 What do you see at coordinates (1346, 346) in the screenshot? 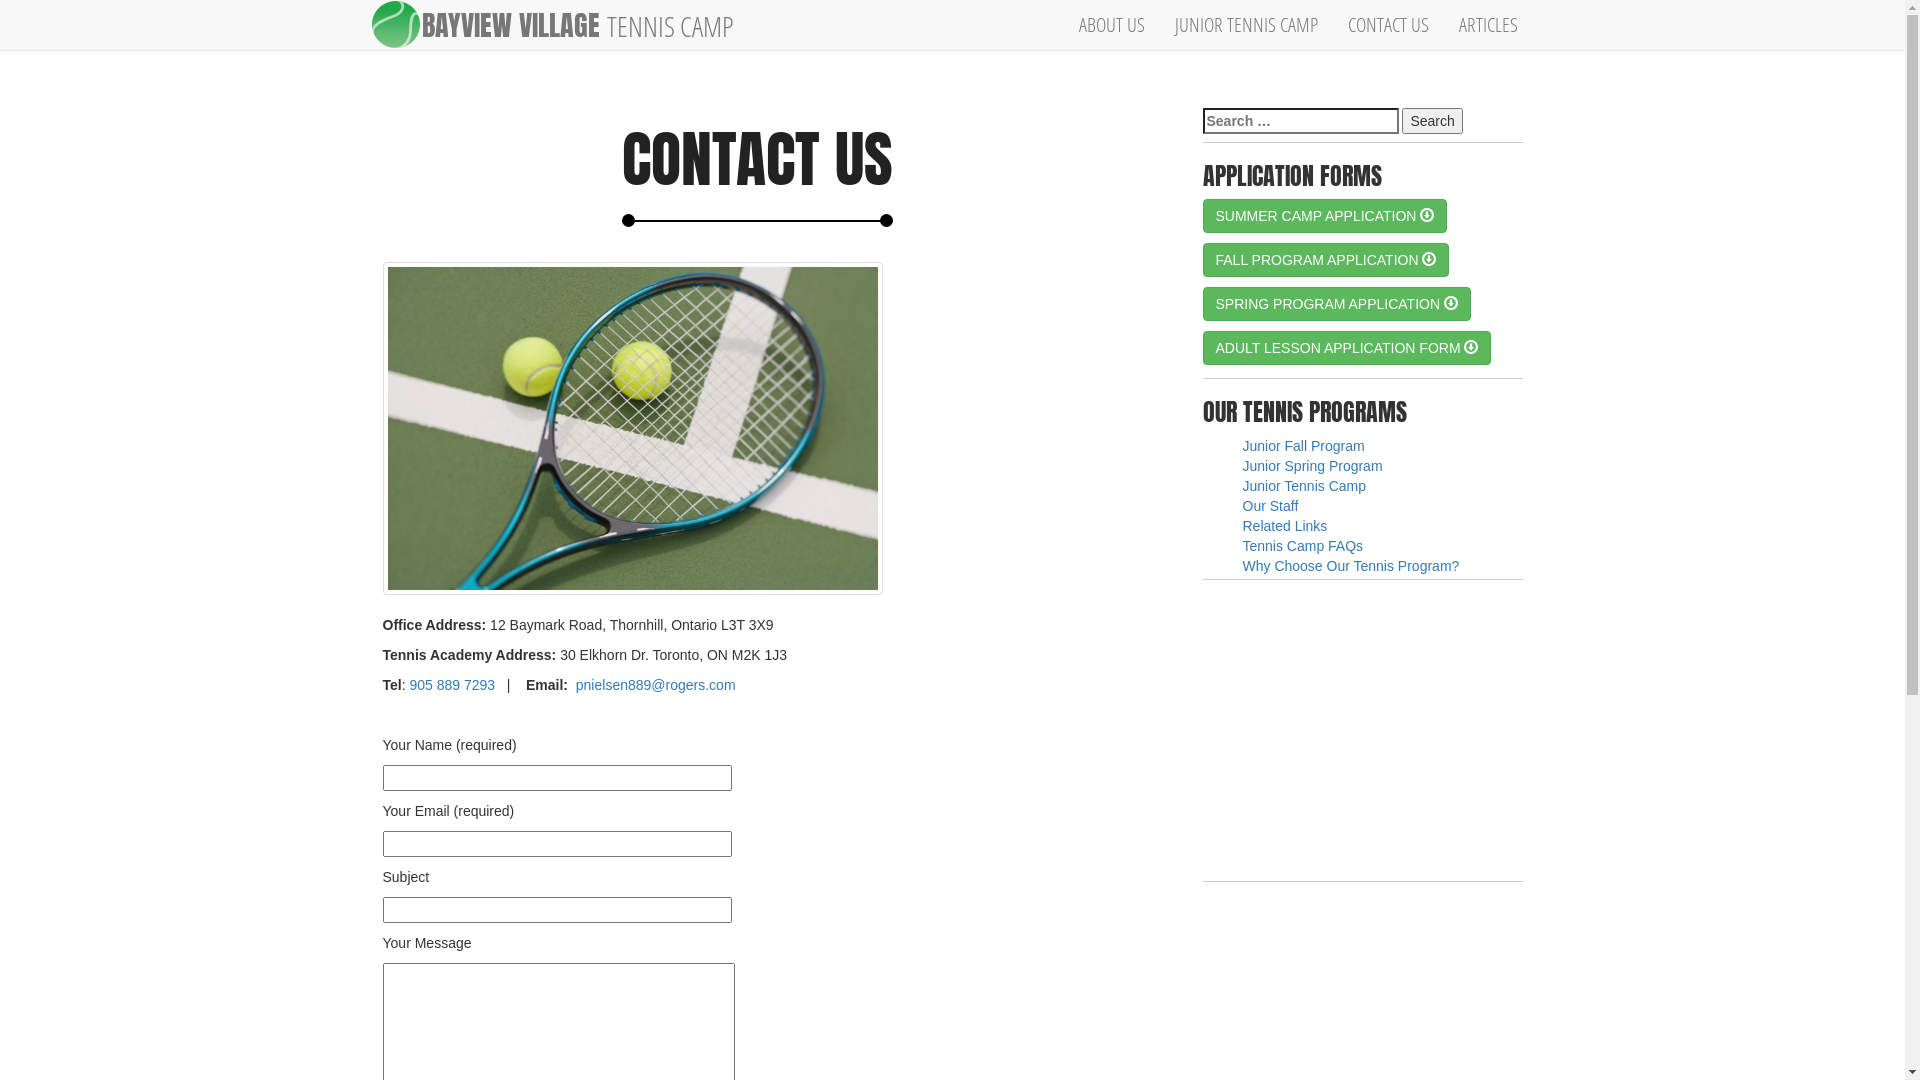
I see `'ADULT LESSON APPLICATION FORM'` at bounding box center [1346, 346].